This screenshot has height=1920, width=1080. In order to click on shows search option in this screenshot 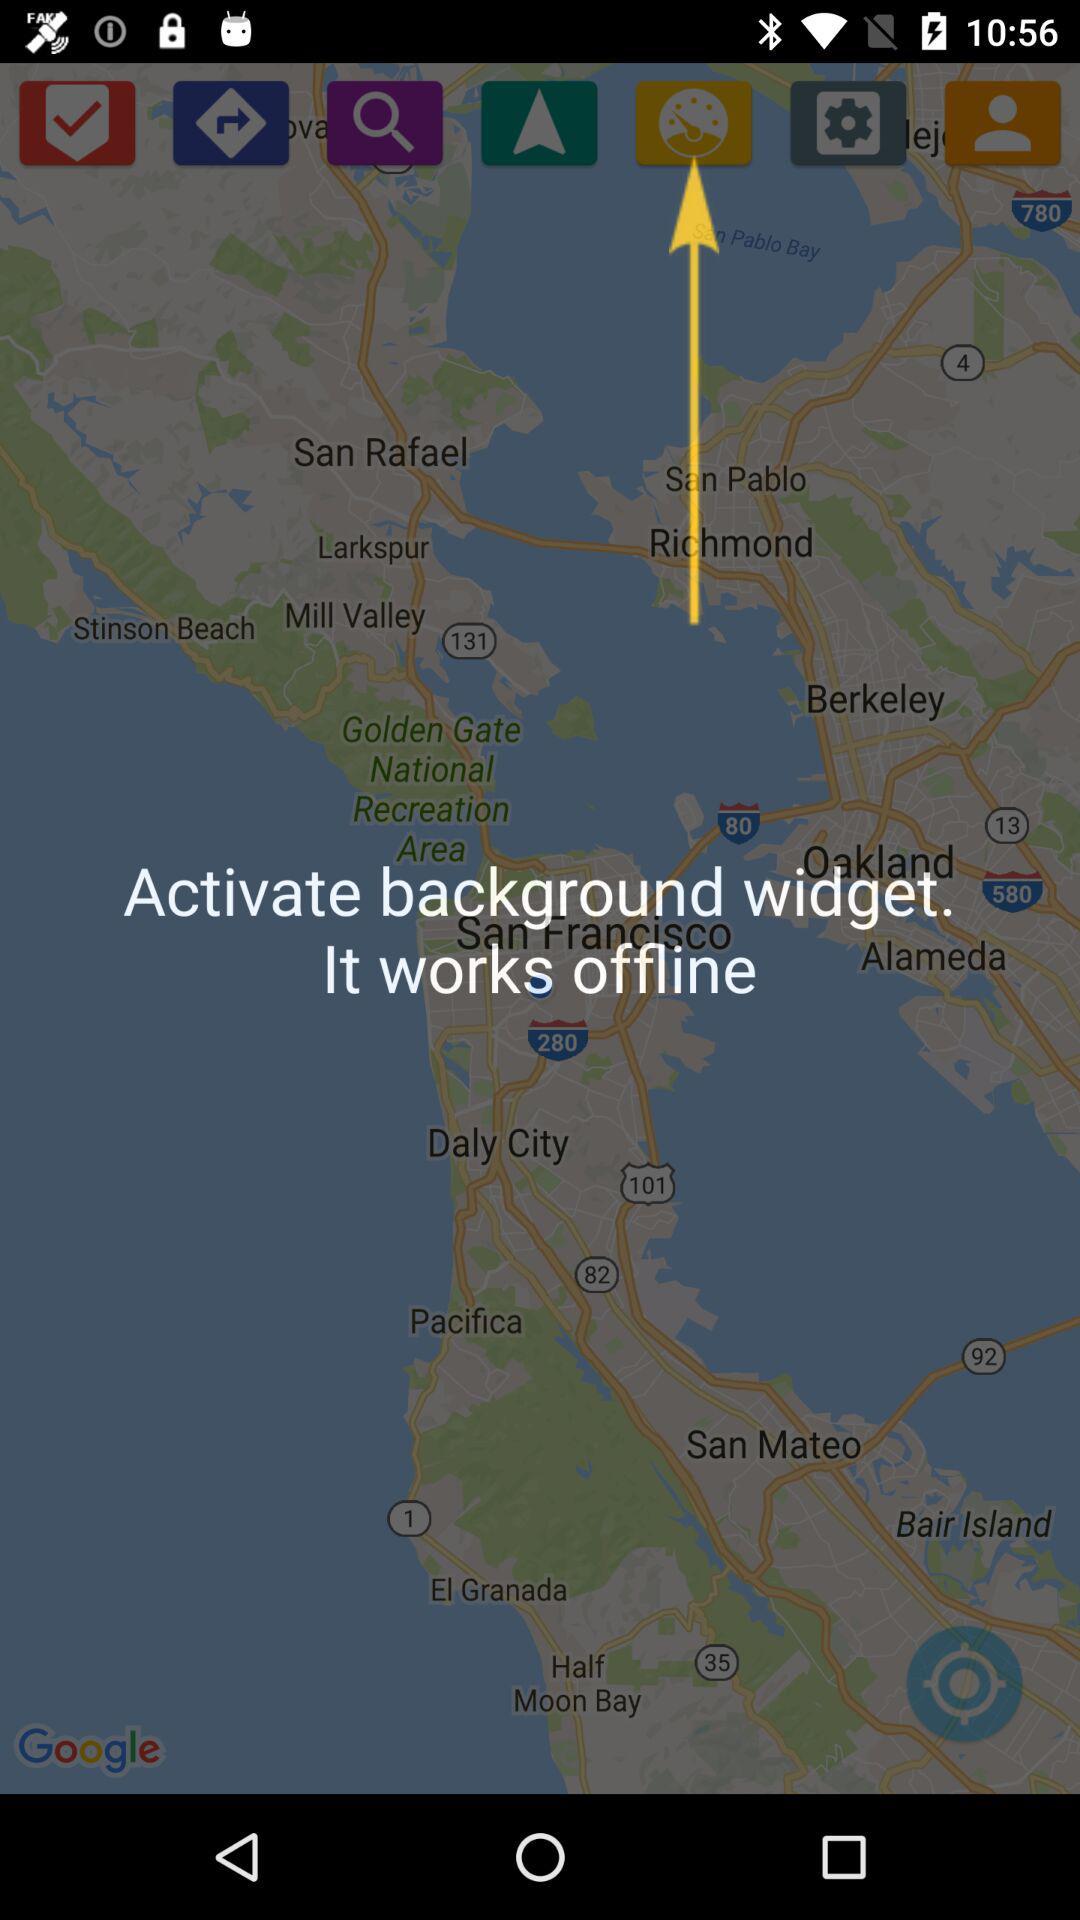, I will do `click(384, 121)`.